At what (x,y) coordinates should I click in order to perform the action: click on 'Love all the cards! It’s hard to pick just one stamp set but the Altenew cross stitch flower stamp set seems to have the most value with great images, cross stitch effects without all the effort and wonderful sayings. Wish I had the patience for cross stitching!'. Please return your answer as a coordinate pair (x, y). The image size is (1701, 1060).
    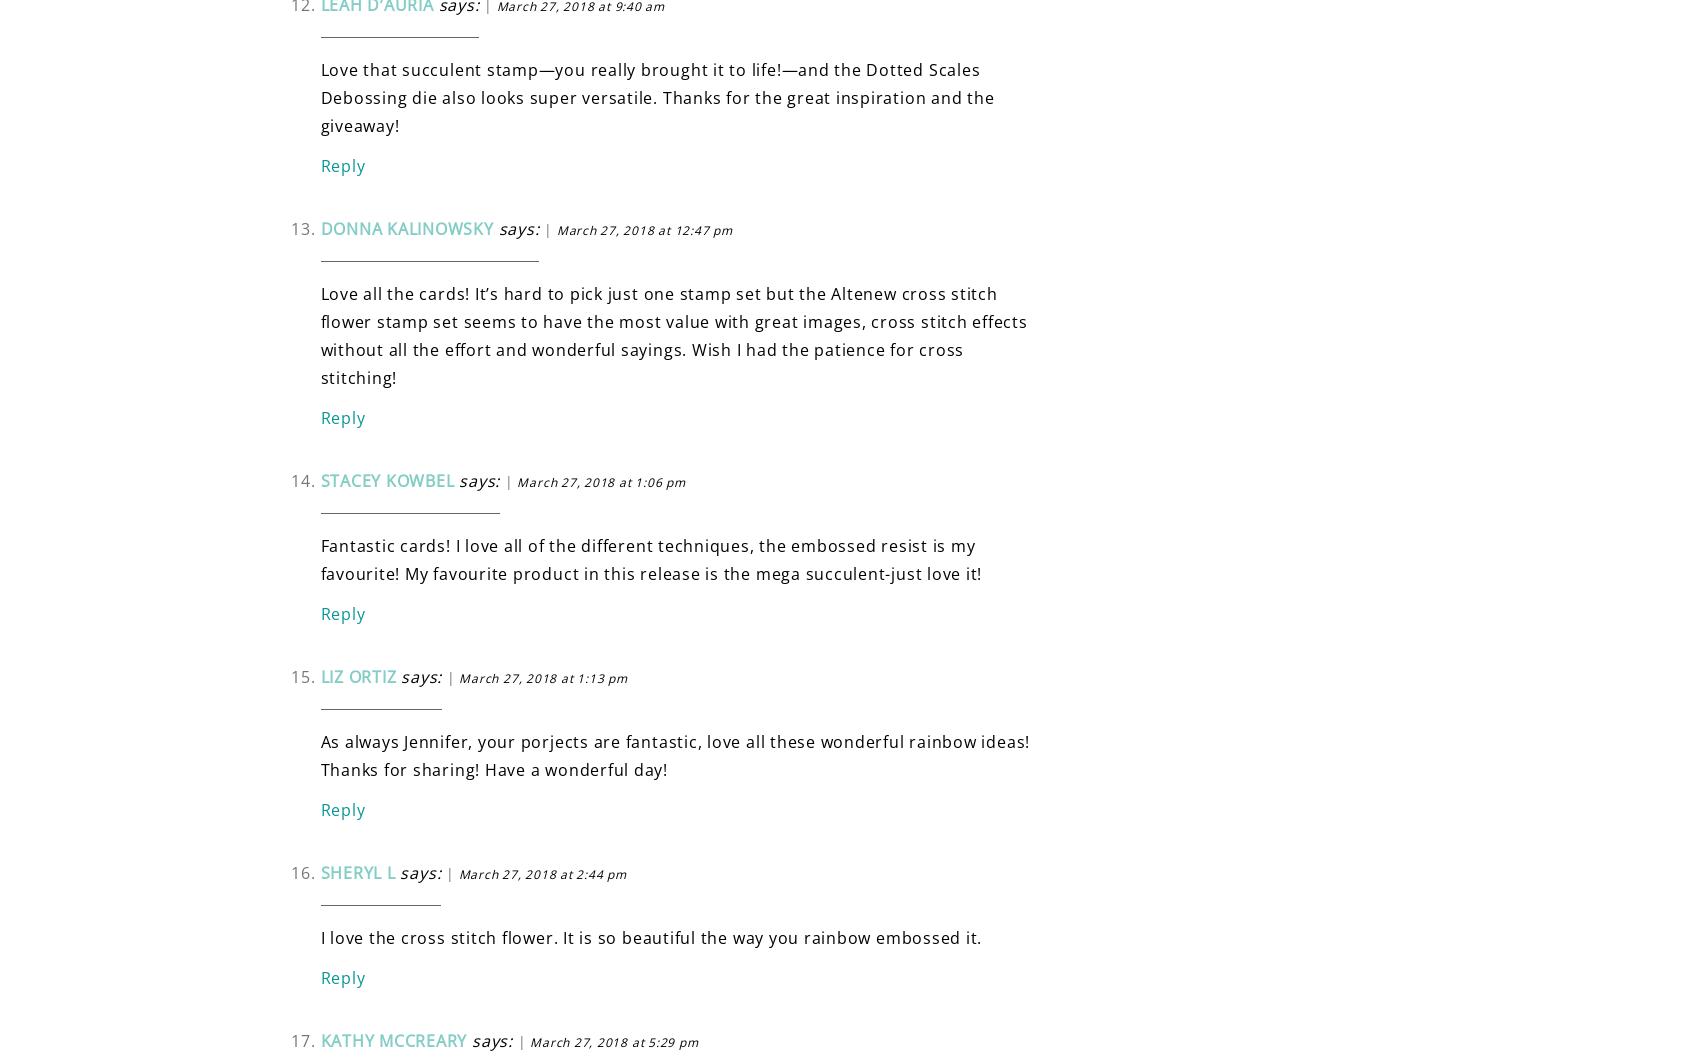
    Looking at the image, I should click on (672, 334).